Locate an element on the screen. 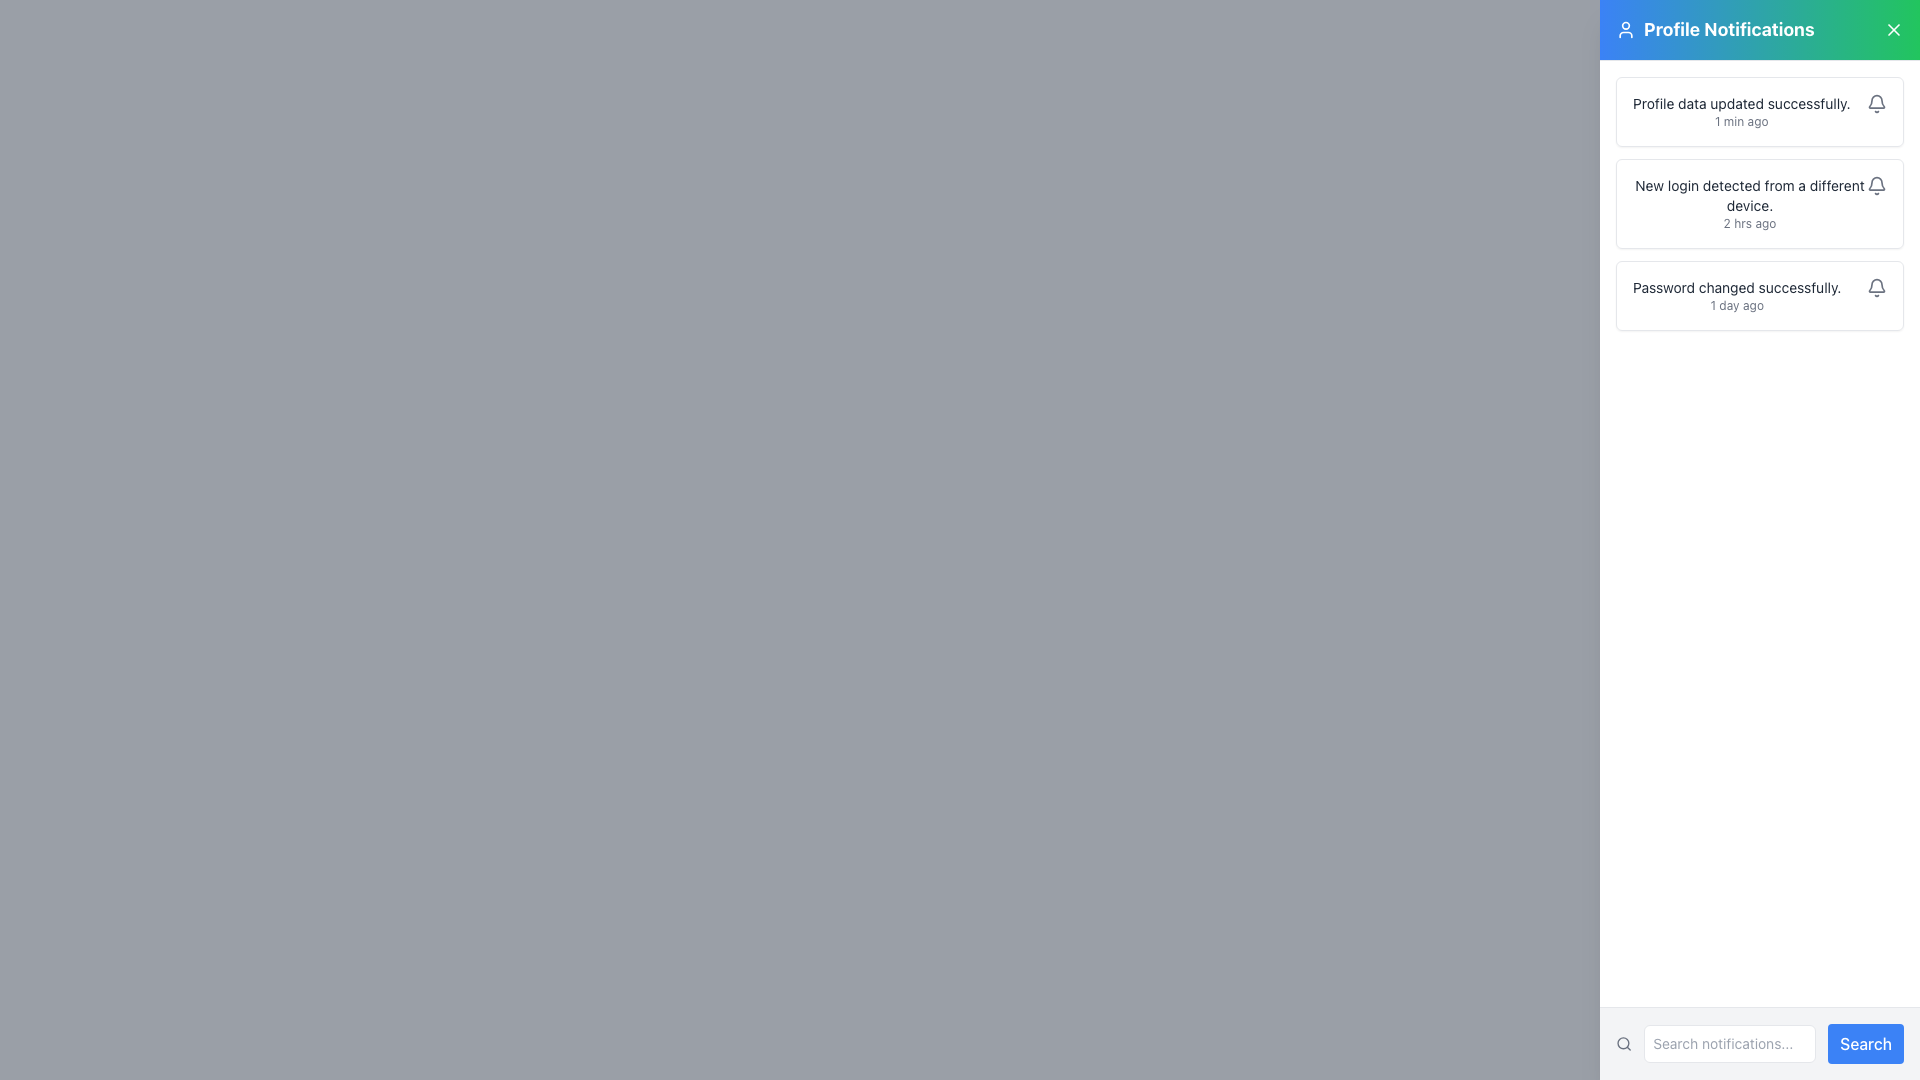  first notification in the 'Profile Notifications' panel, which states 'Profile data updated successfully.' is located at coordinates (1760, 111).